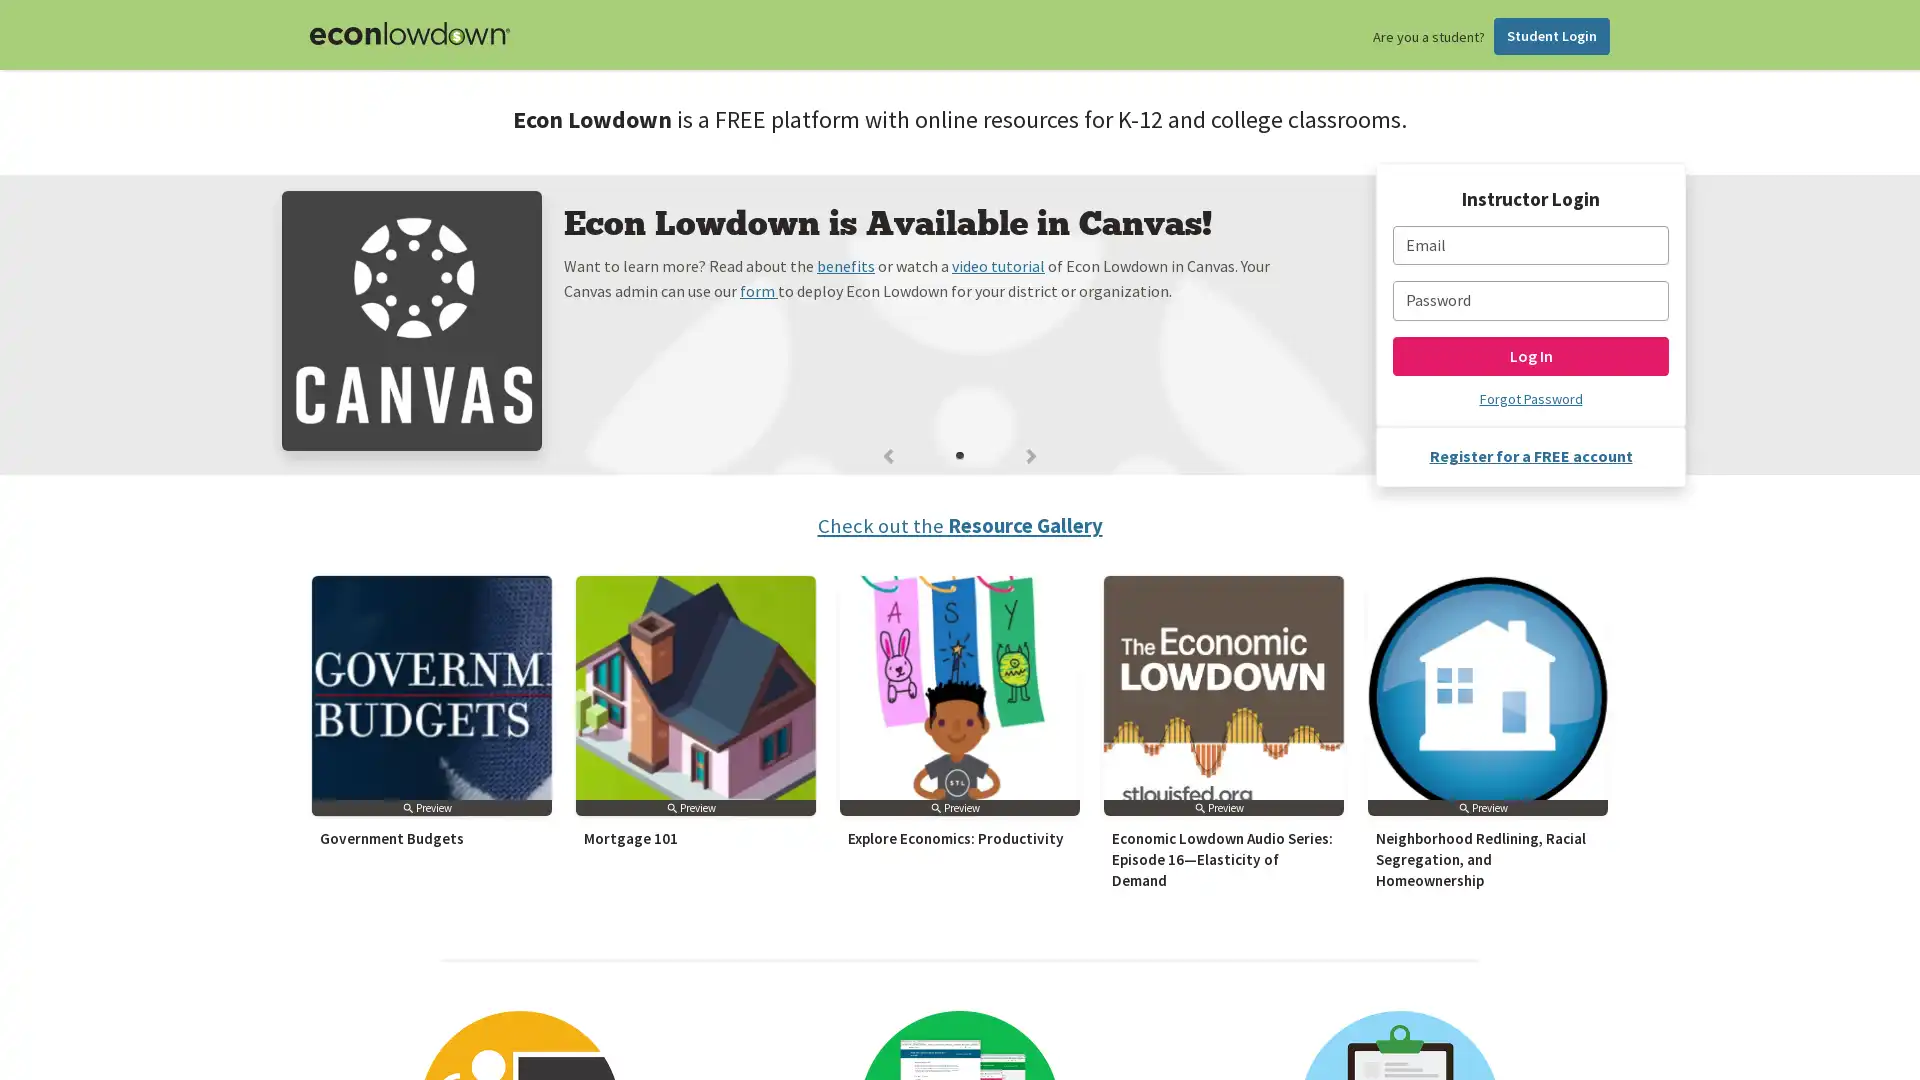 Image resolution: width=1920 pixels, height=1080 pixels. Describe the element at coordinates (1530, 354) in the screenshot. I see `Log In` at that location.